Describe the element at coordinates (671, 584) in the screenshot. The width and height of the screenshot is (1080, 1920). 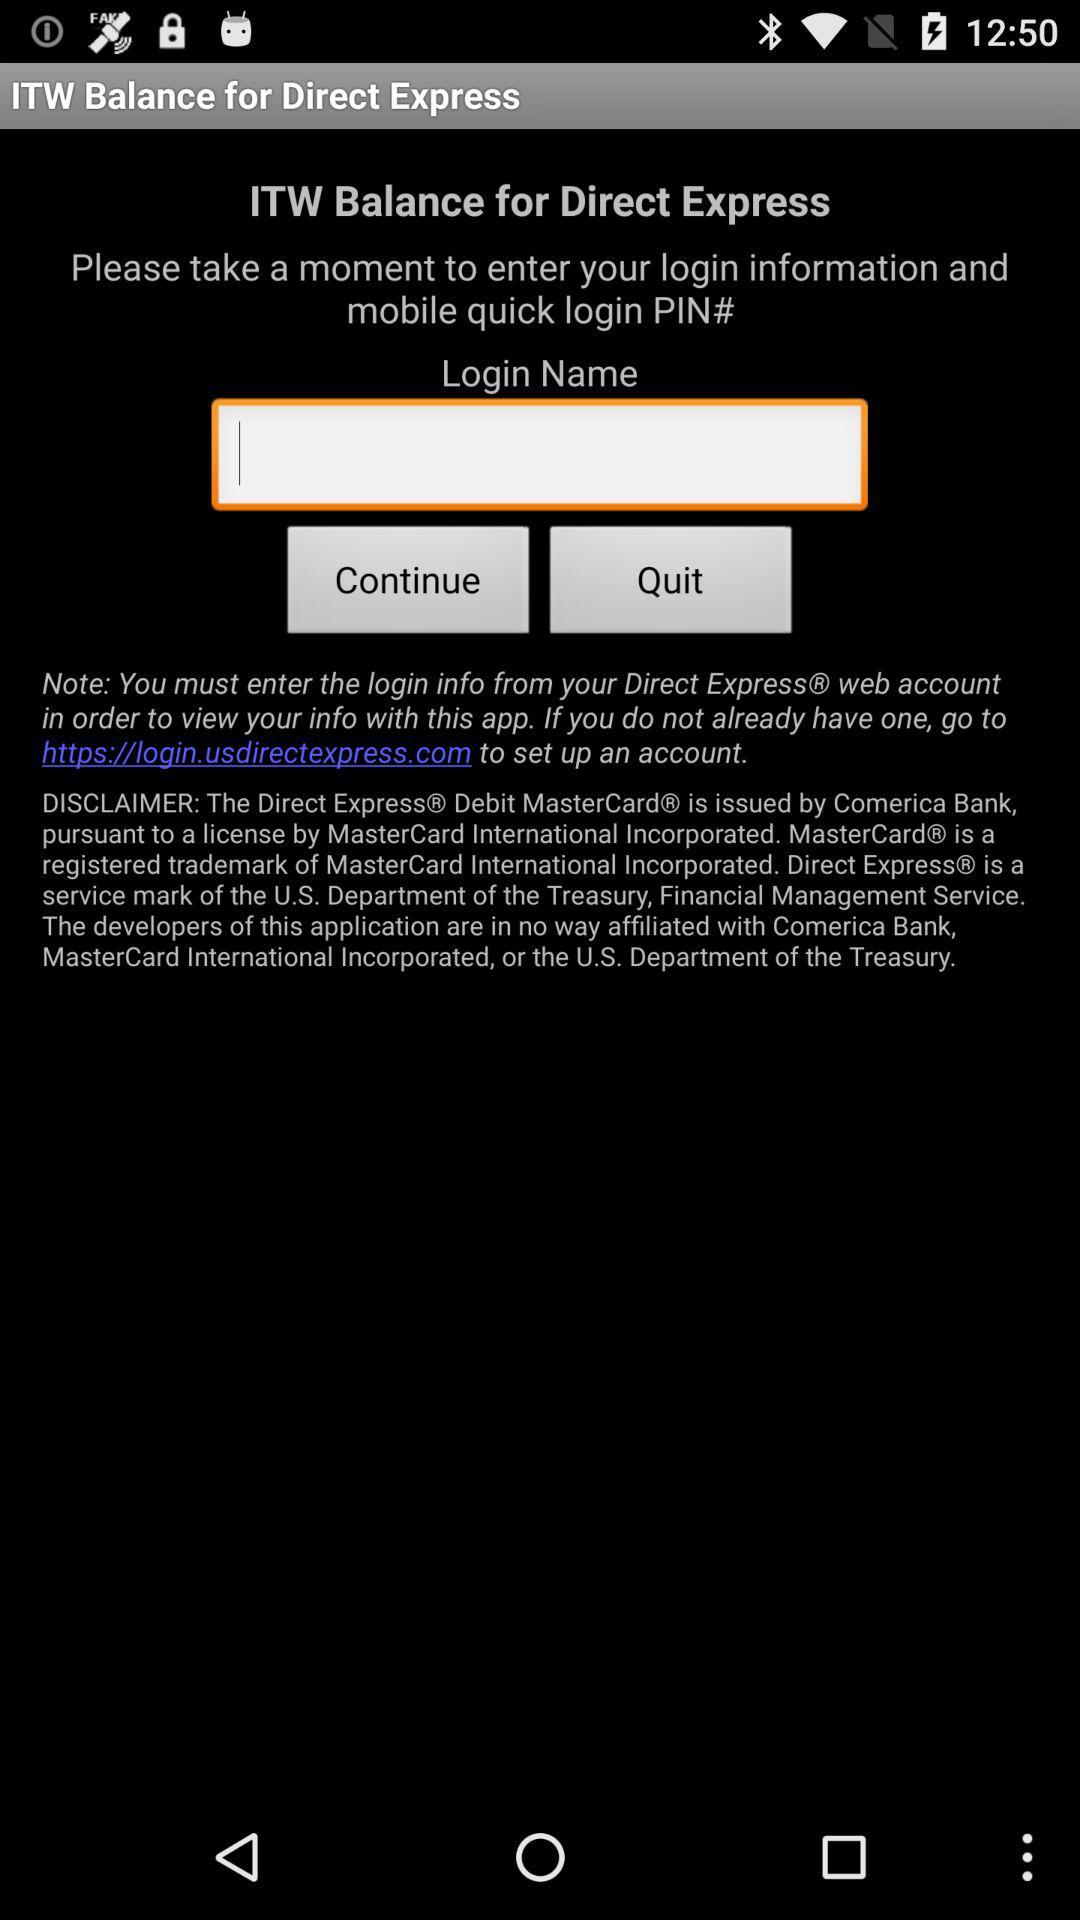
I see `app above note you must item` at that location.